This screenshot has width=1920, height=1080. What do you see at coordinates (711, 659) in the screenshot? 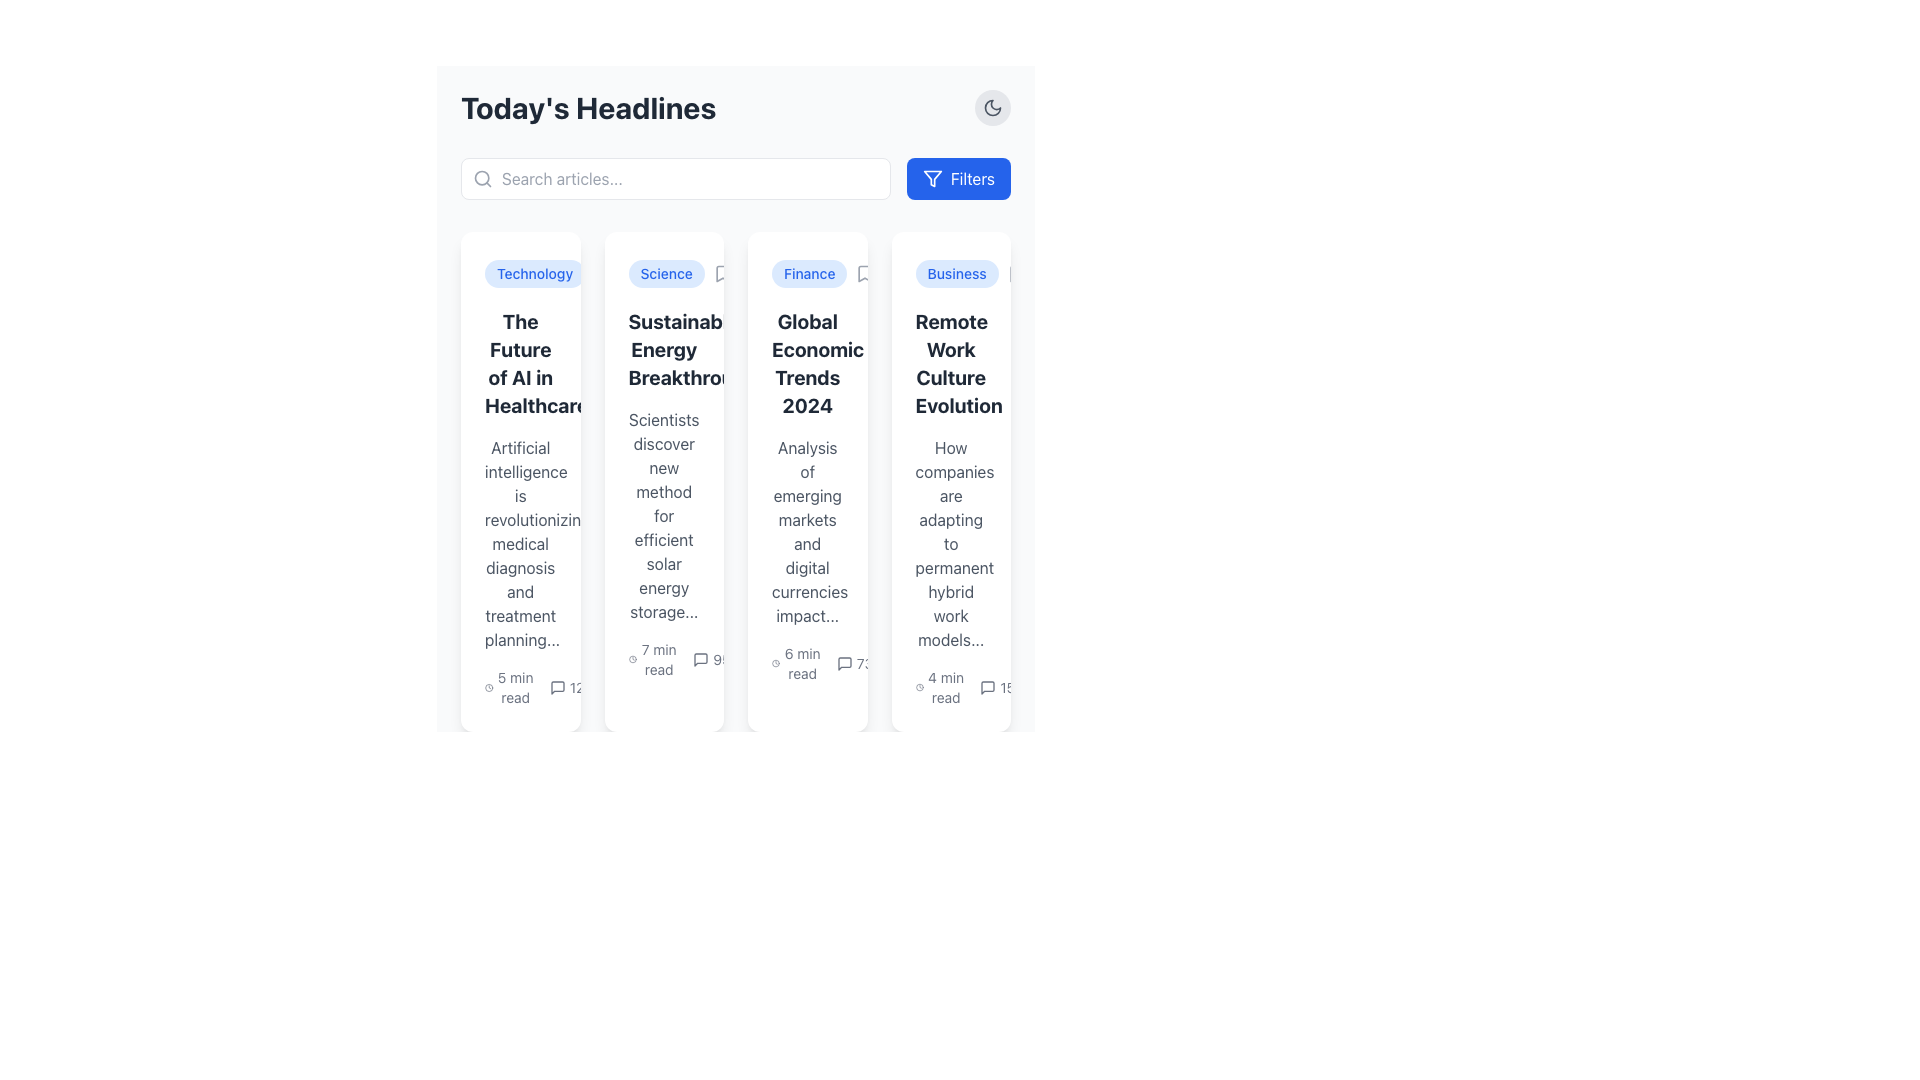
I see `the comment count indicator icon with text label located in the 'Sustainable Energy Breakthrough' card, positioned towards the bottom-right corner` at bounding box center [711, 659].